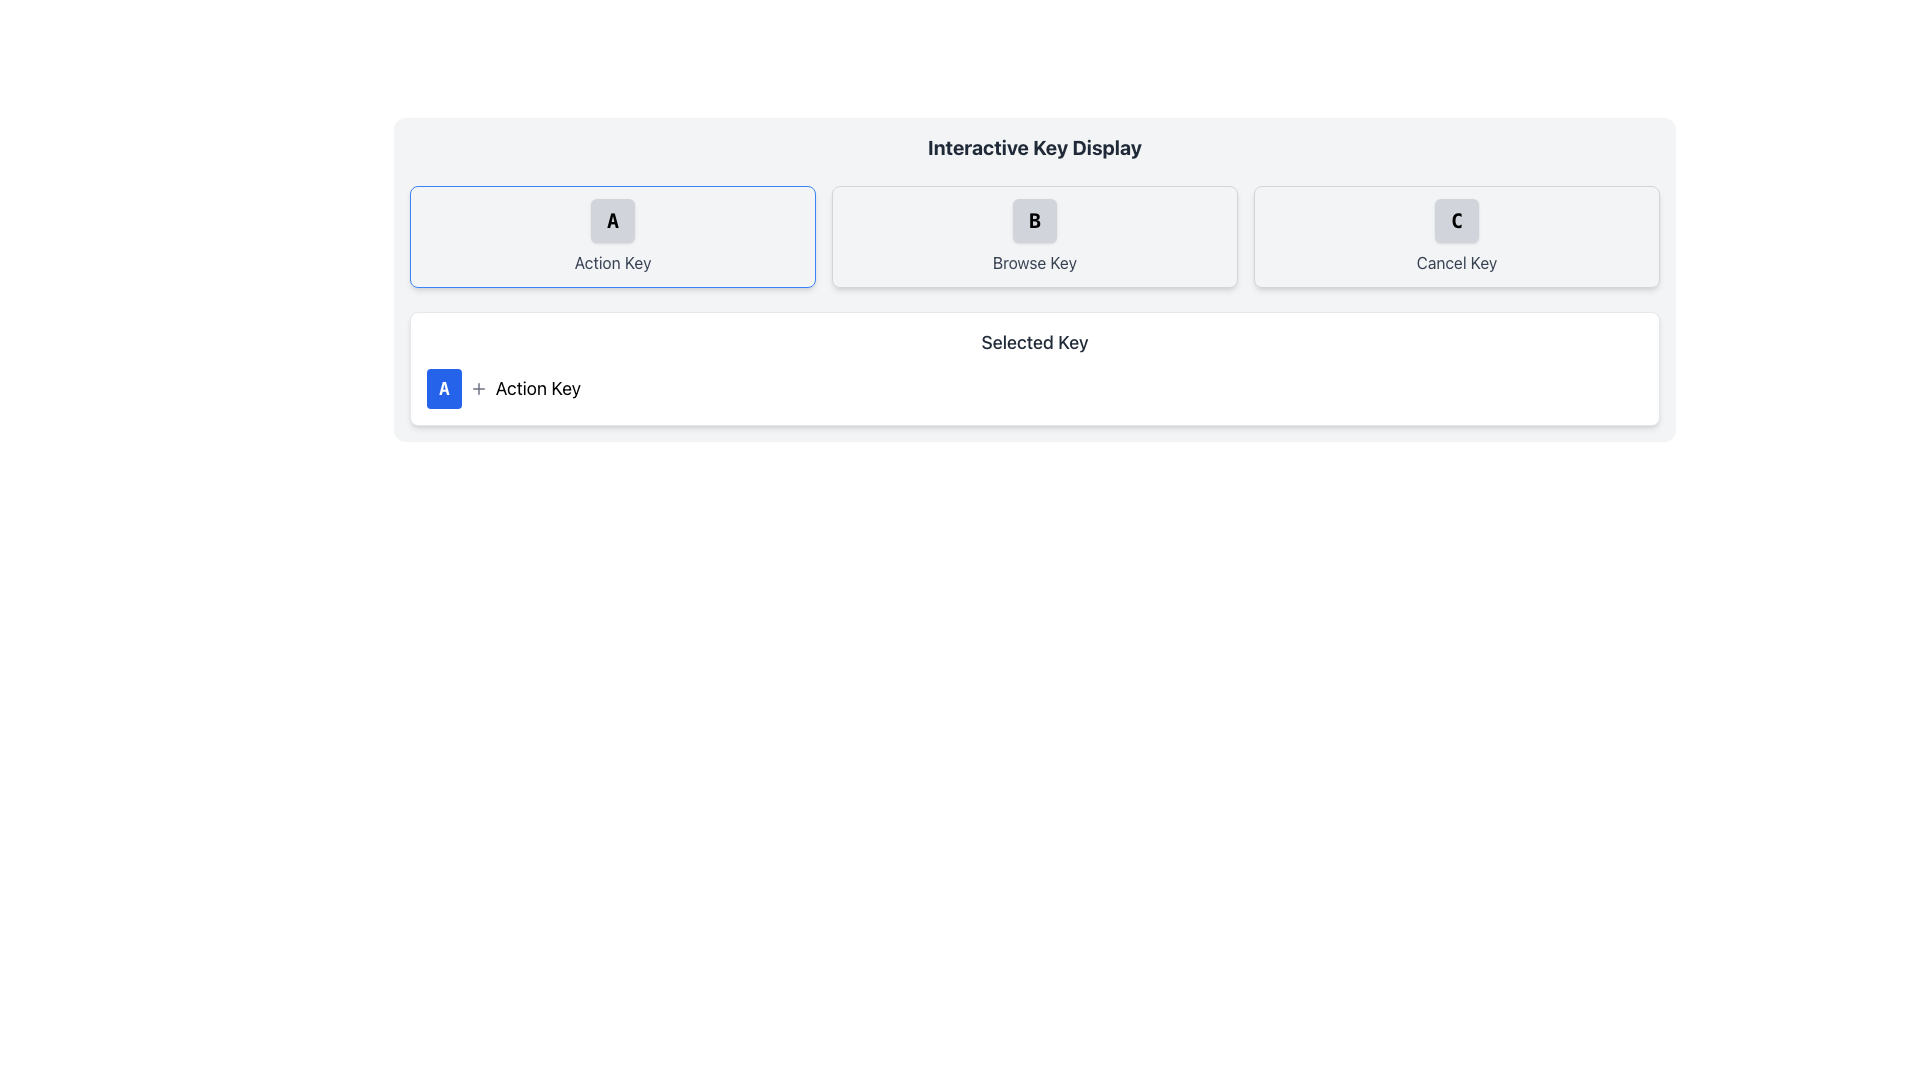 This screenshot has width=1920, height=1080. I want to click on the text label that describes the purpose of the 'C' key, which is positioned below the 'C' text in the rightmost card of a row of three cards, so click(1457, 261).